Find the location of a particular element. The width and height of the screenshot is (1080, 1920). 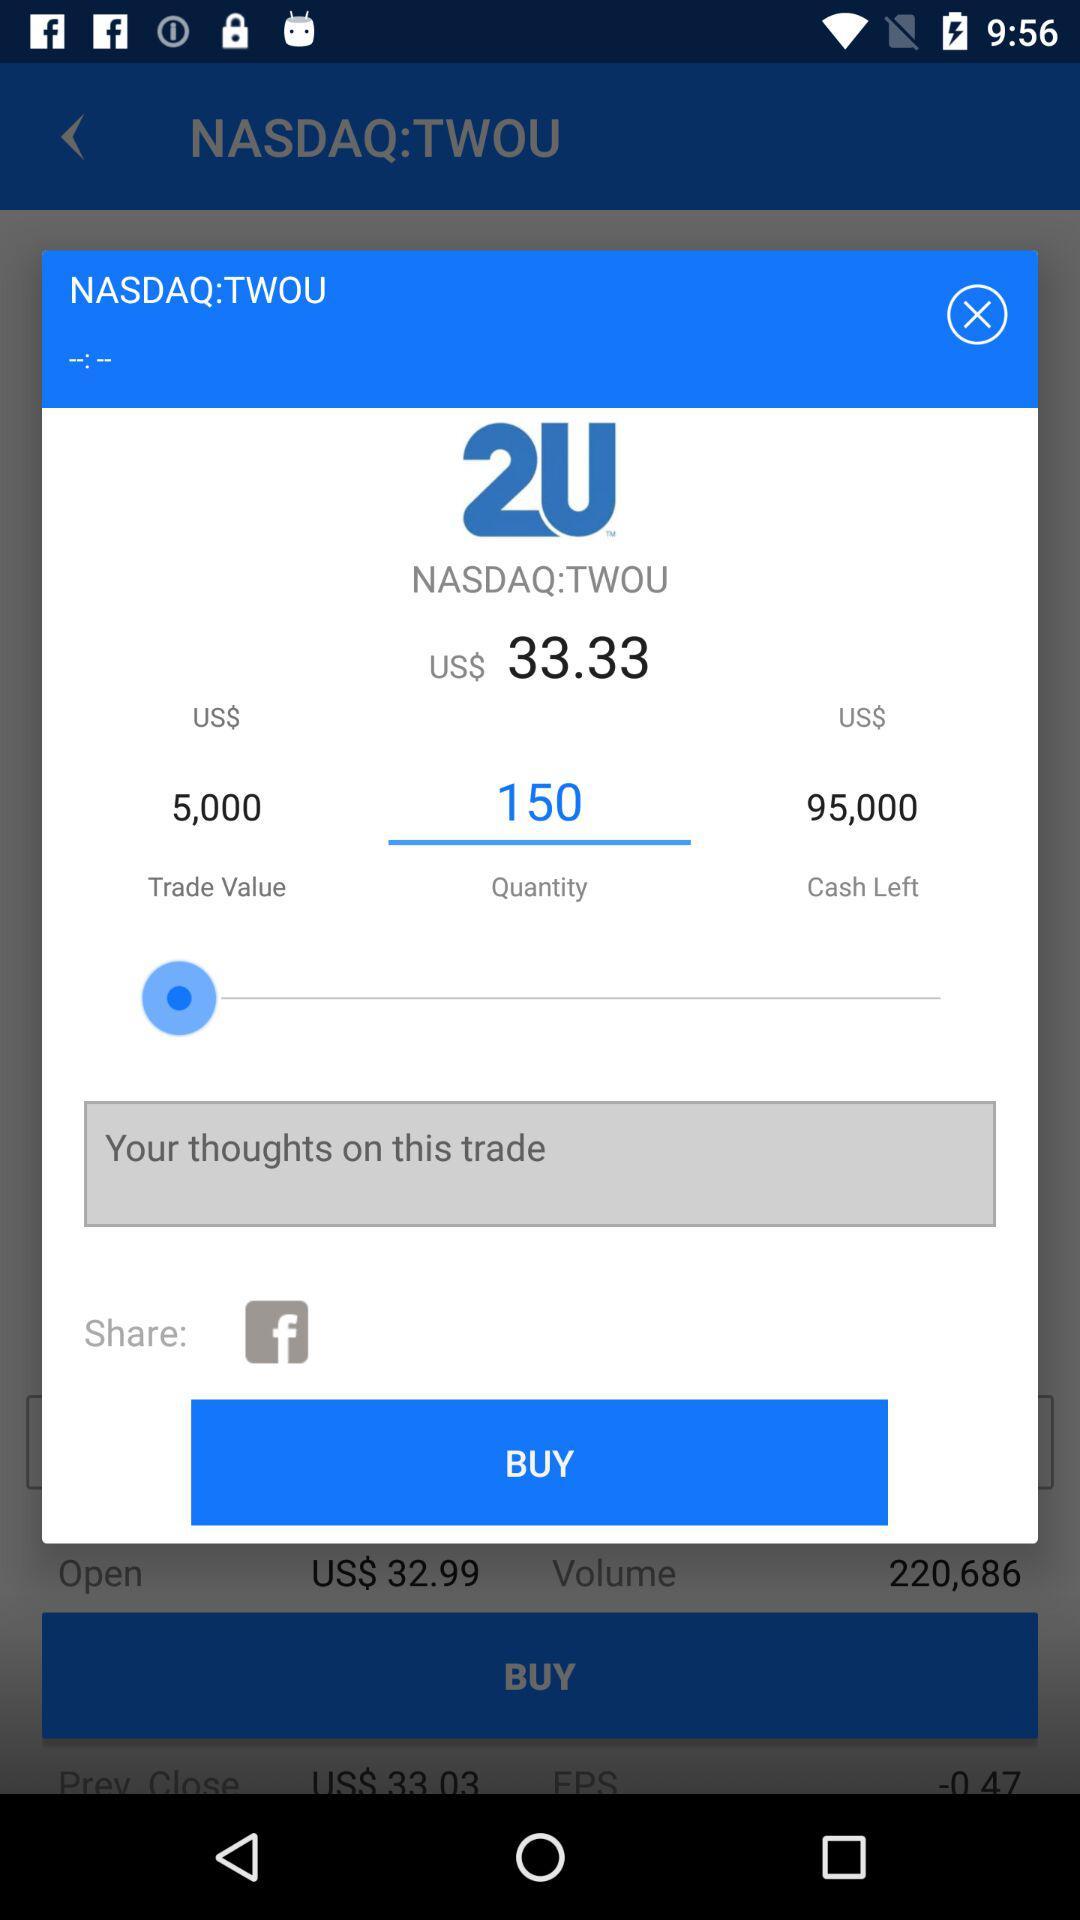

the 150 is located at coordinates (538, 801).